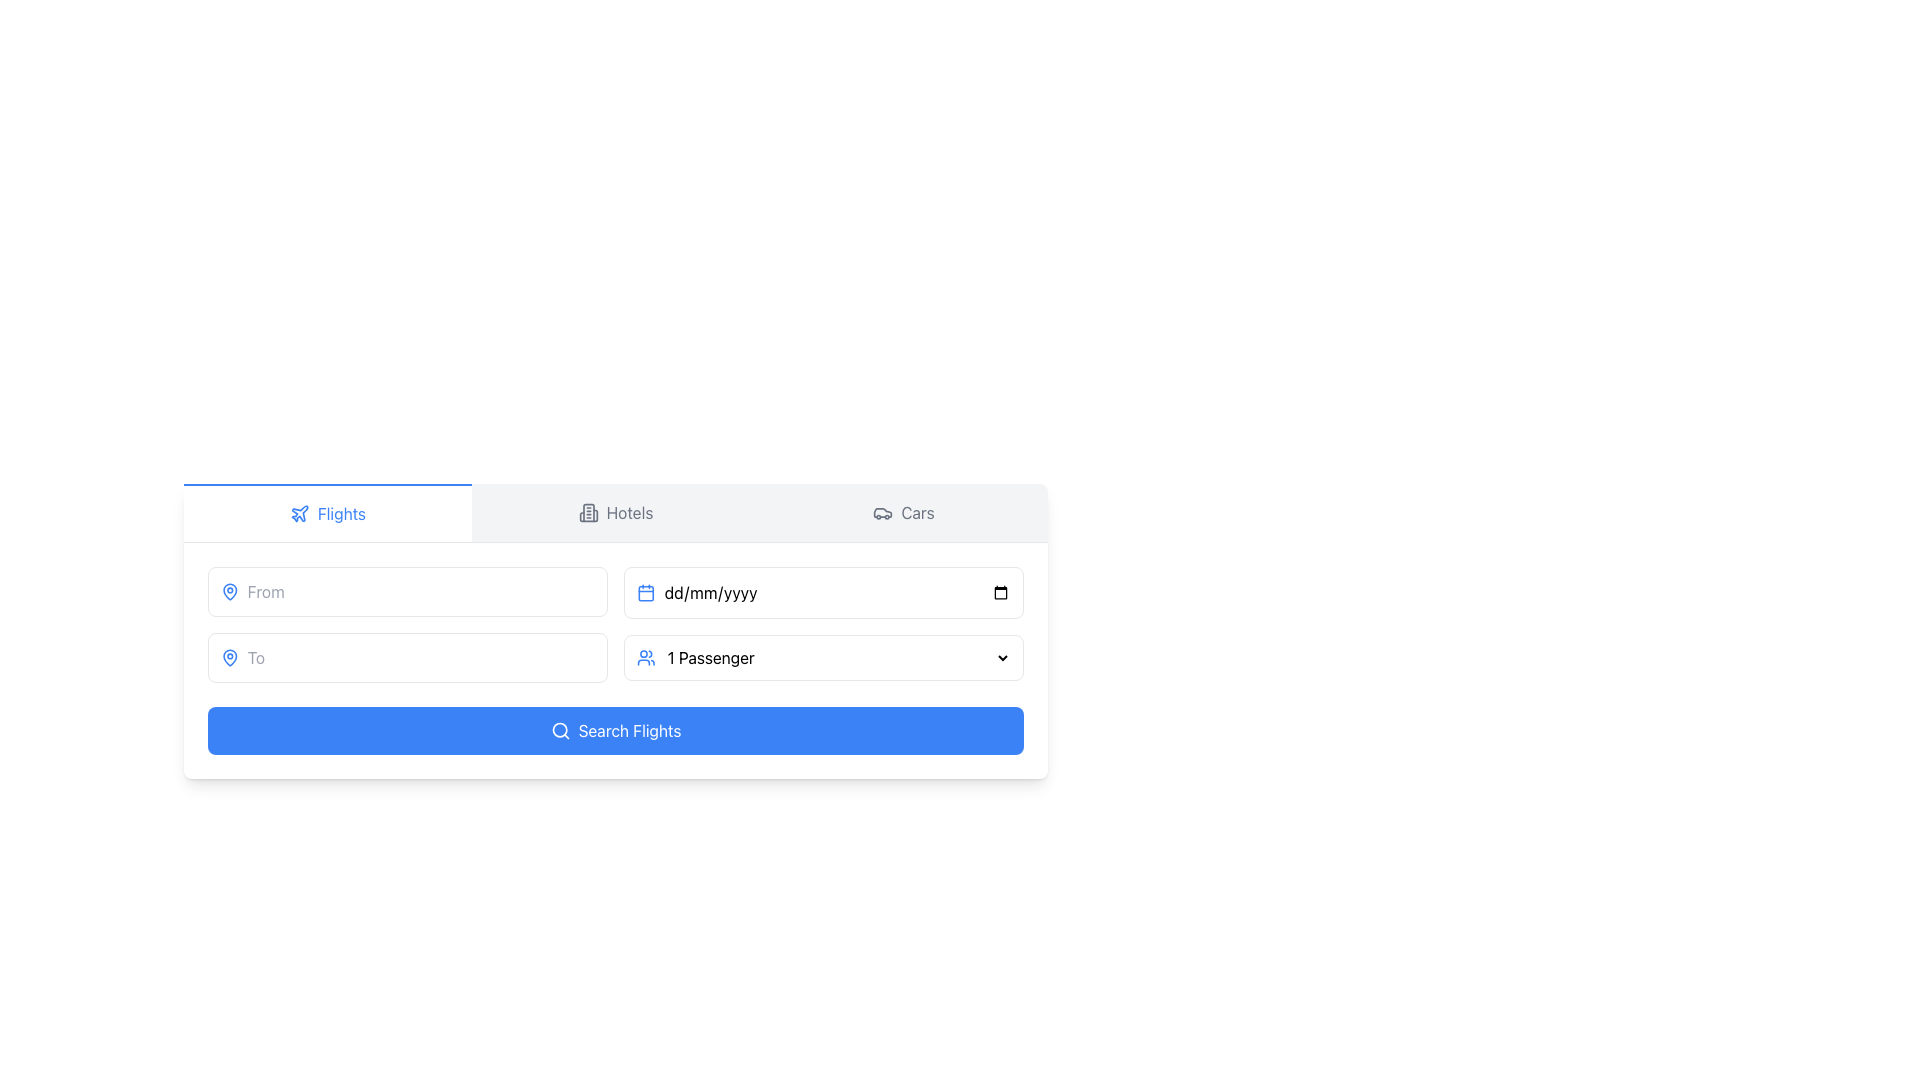 Image resolution: width=1920 pixels, height=1080 pixels. Describe the element at coordinates (560, 731) in the screenshot. I see `the magnifying glass icon, which is a white outlined SVG graphic on the blue 'Search Flights' button` at that location.